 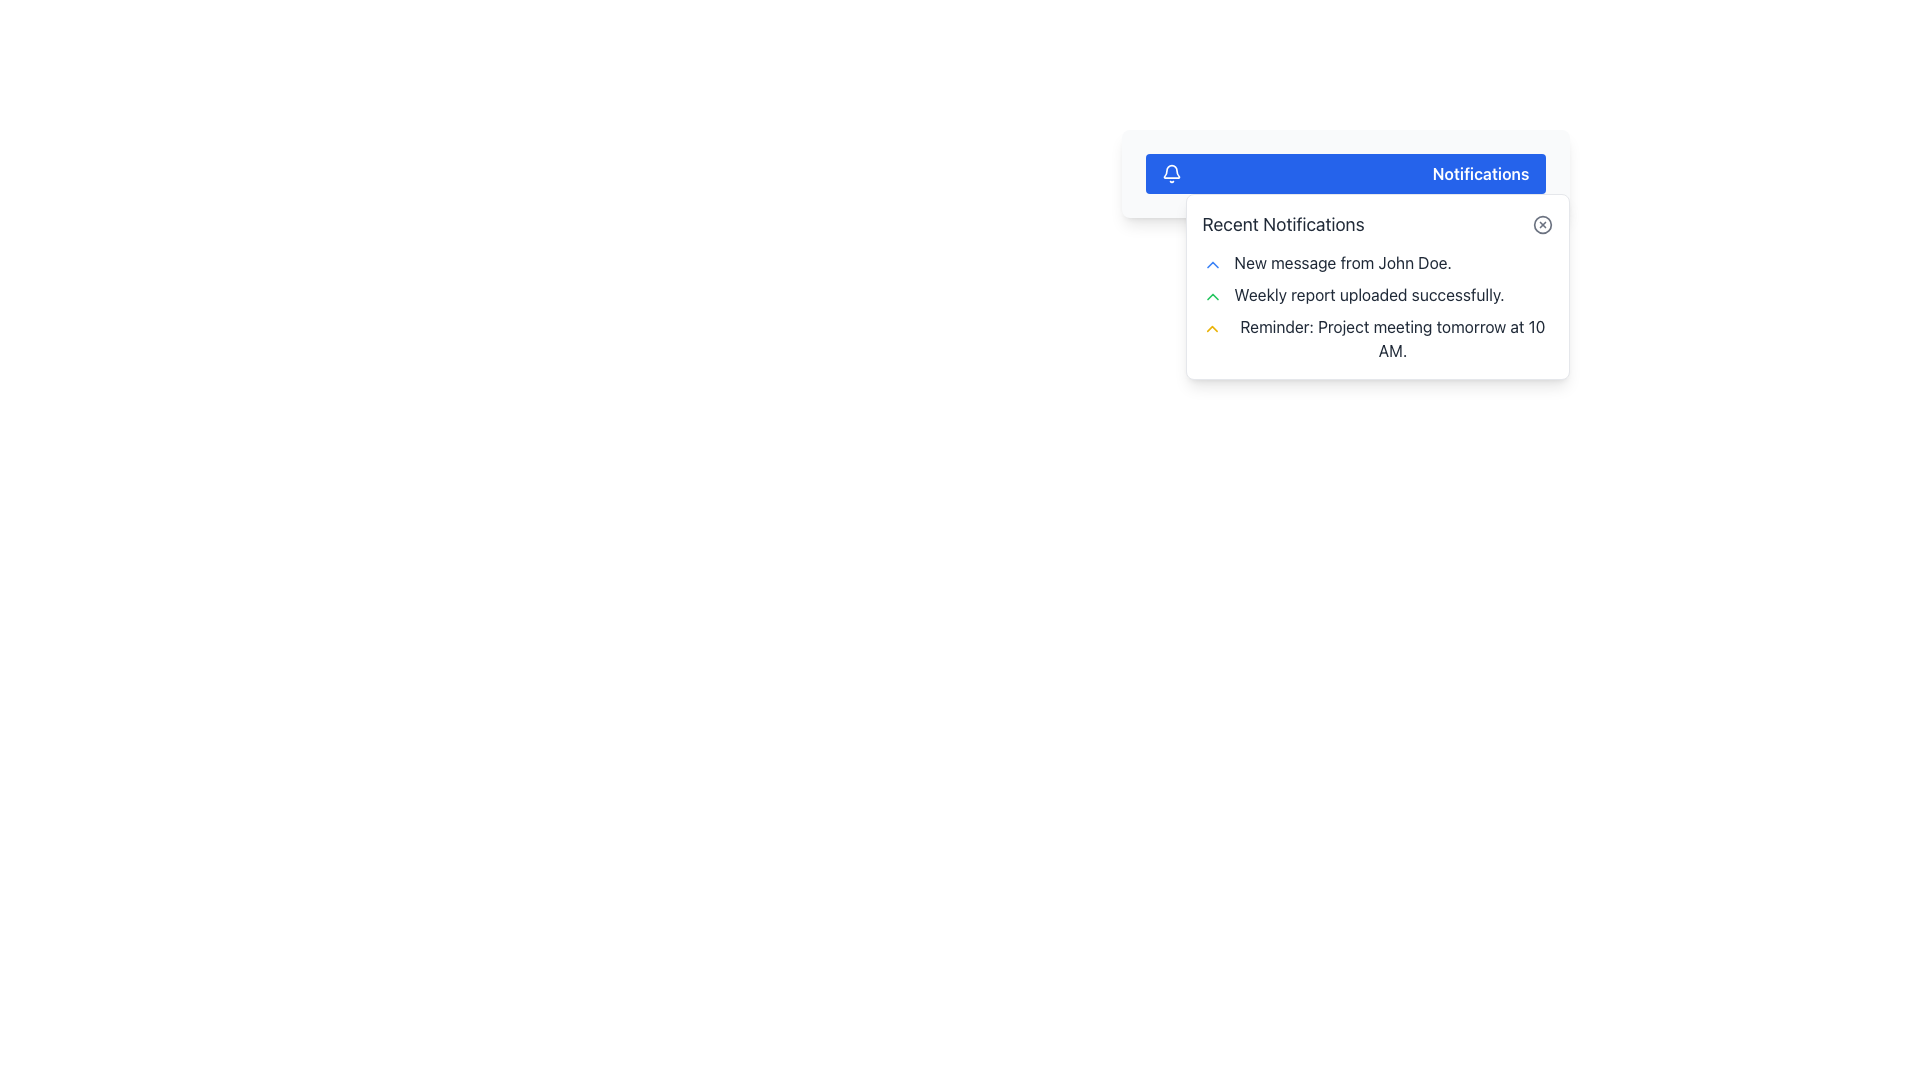 I want to click on message from the text label that reads 'Reminder: Project meeting tomorrow at 10 AM.' which is the third item in a vertical list of notifications in a dropdown menu, so click(x=1391, y=338).